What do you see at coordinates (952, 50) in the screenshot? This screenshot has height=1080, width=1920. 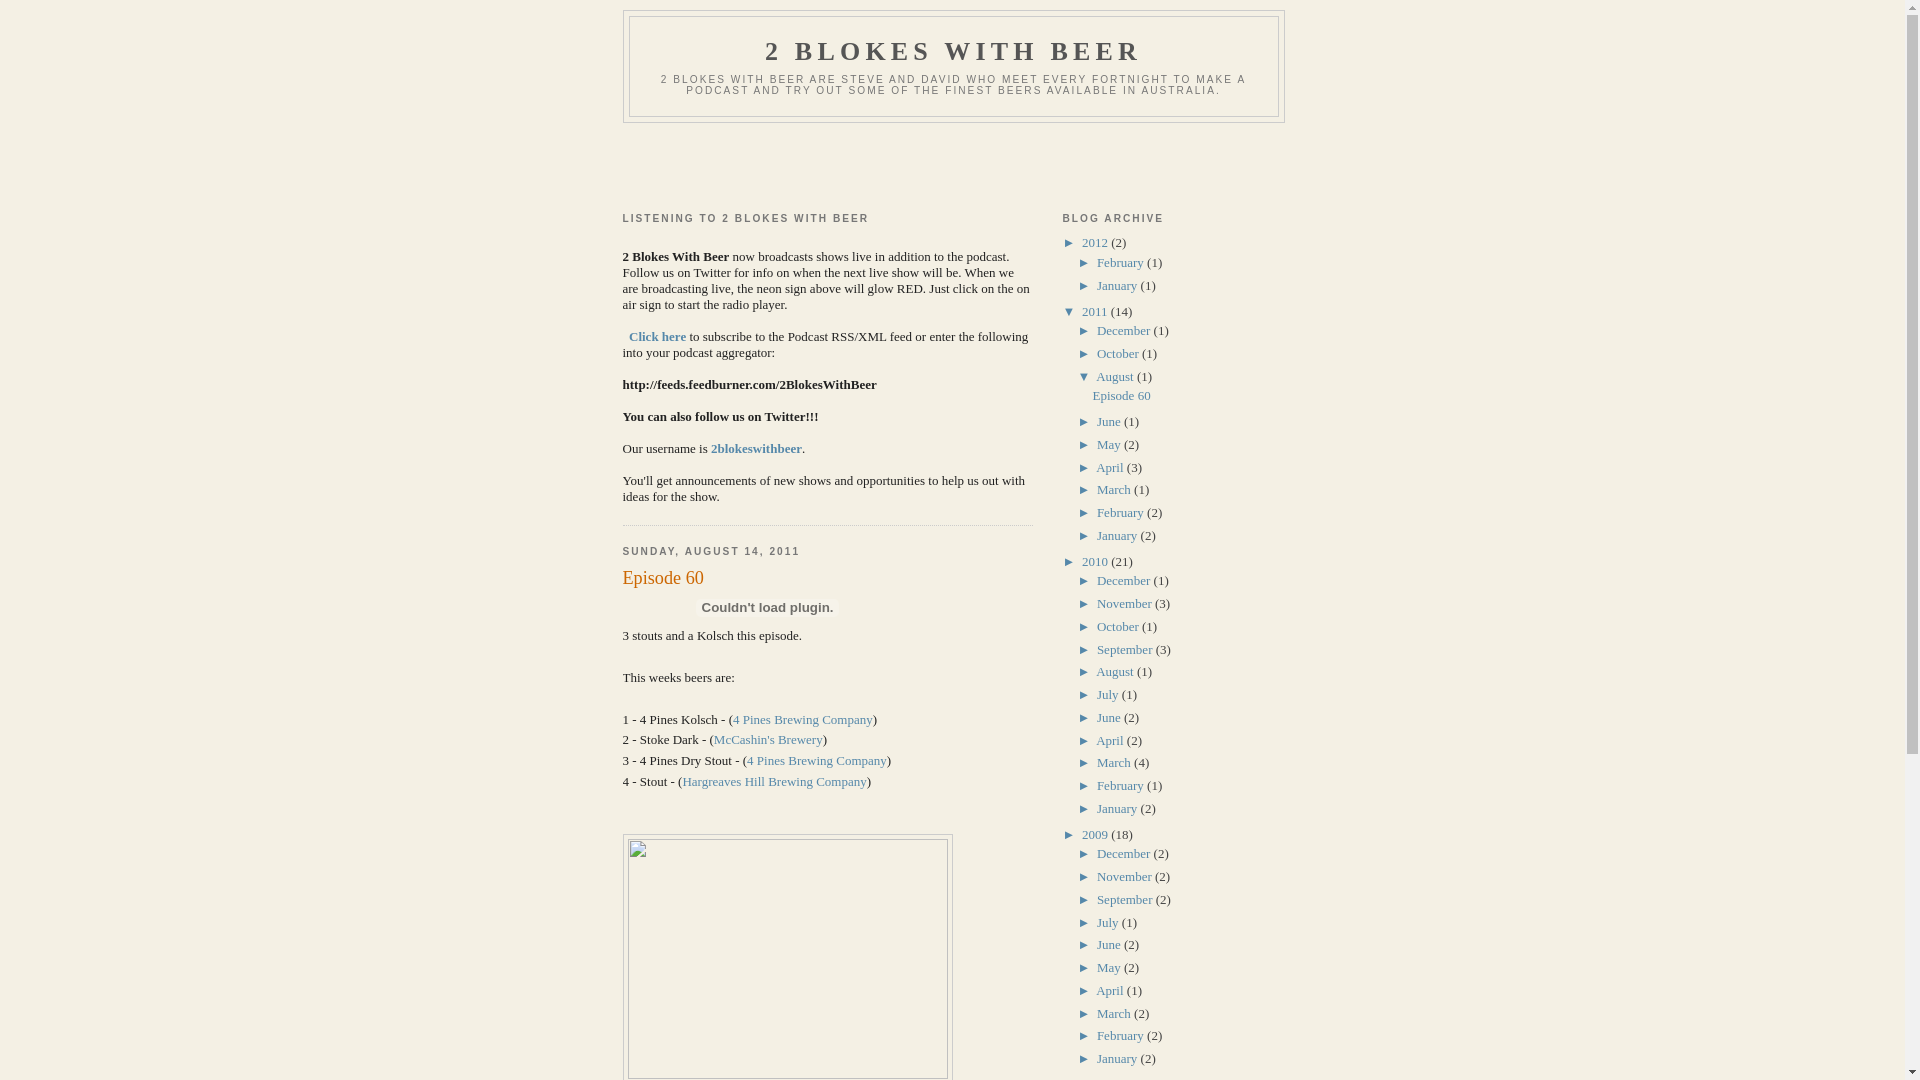 I see `'2 BLOKES WITH BEER'` at bounding box center [952, 50].